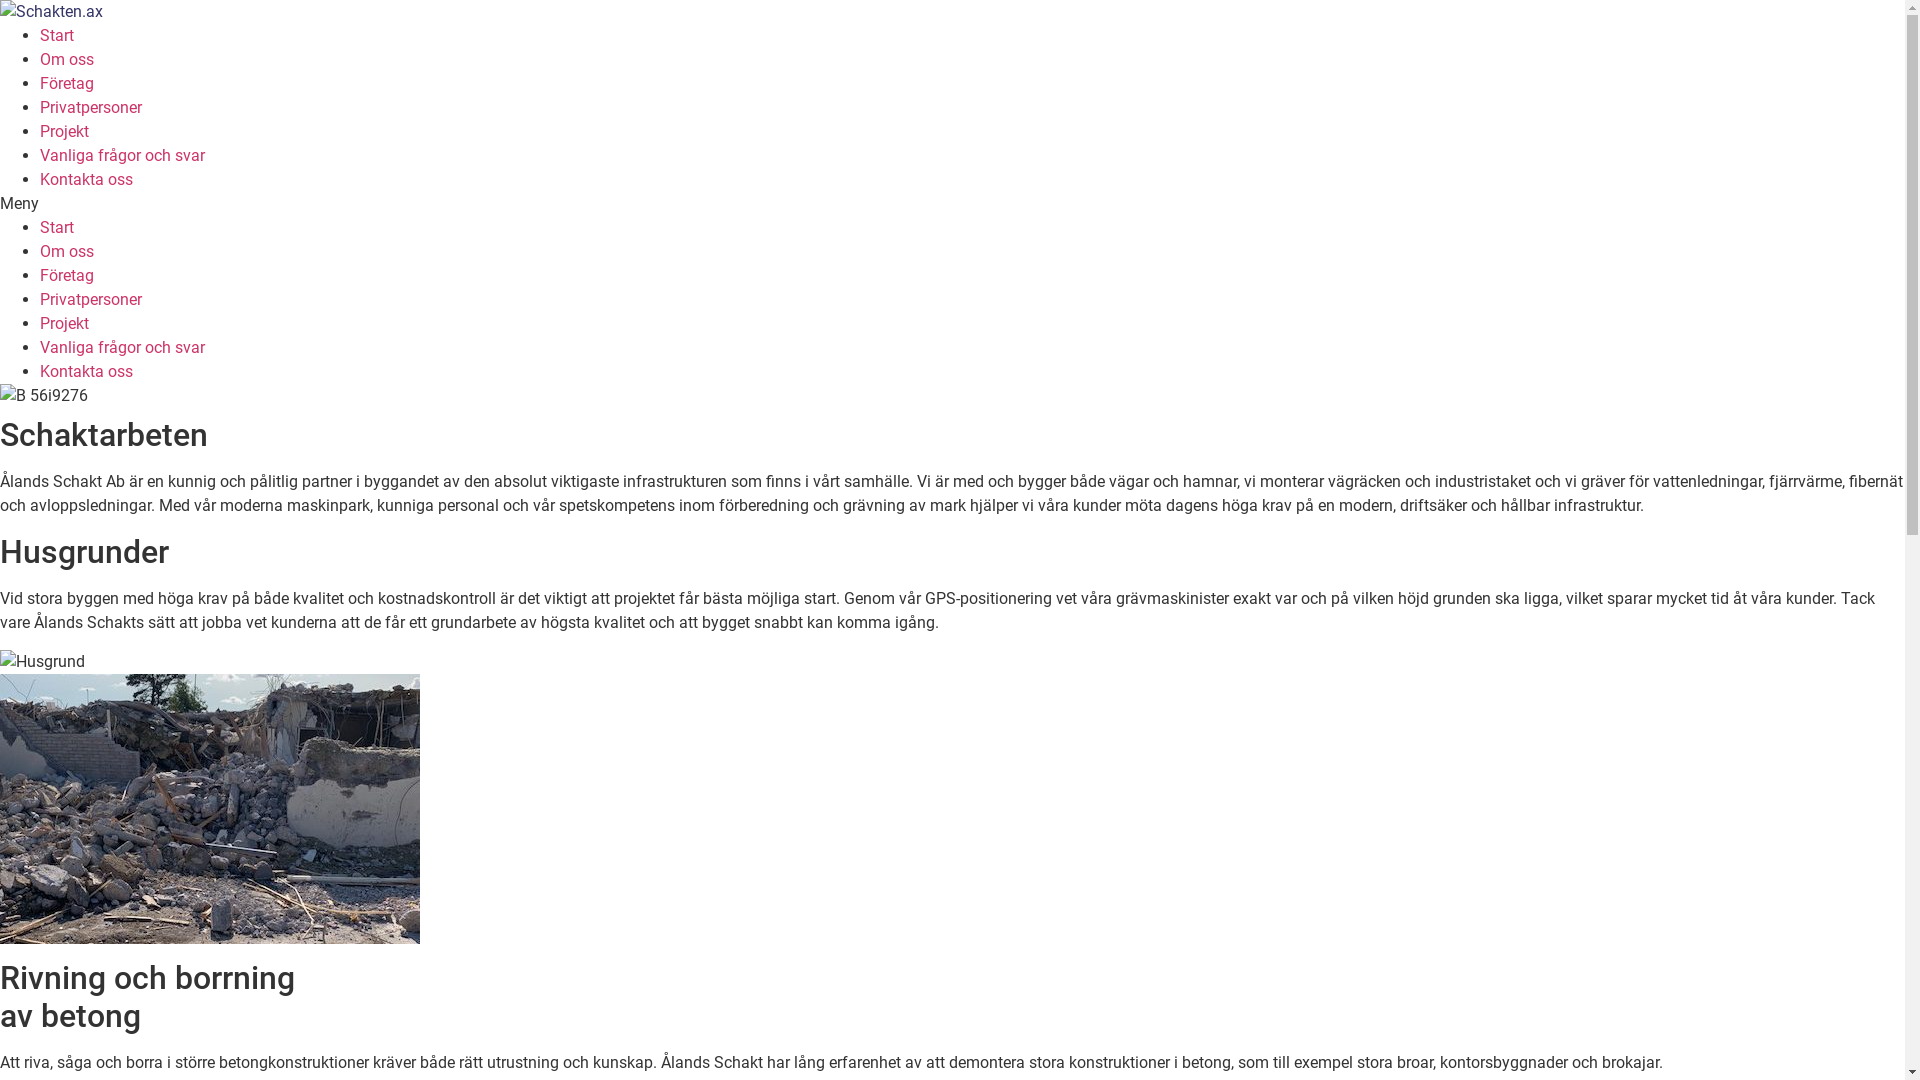  I want to click on 'Kontakta oss', so click(39, 178).